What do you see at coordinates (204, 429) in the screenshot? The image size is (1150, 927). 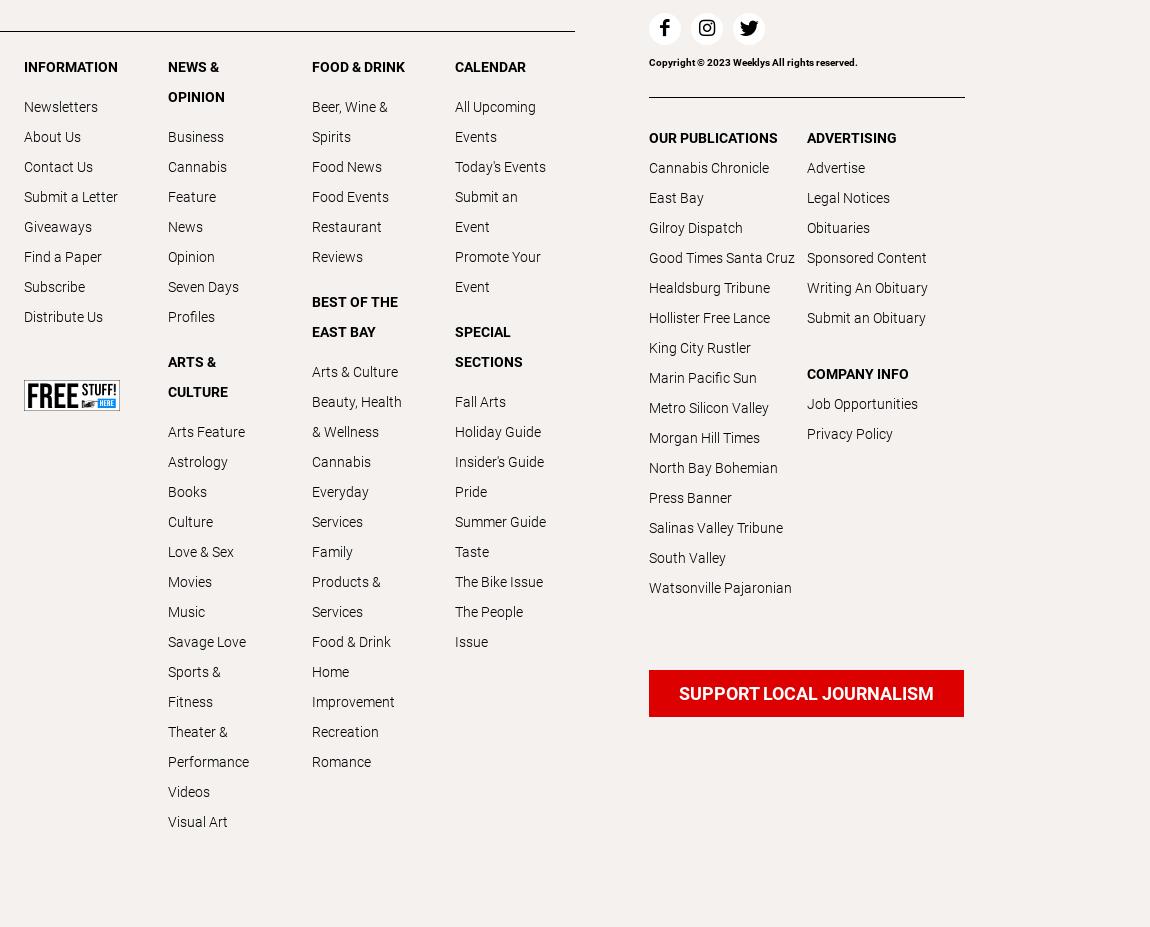 I see `'Arts Feature'` at bounding box center [204, 429].